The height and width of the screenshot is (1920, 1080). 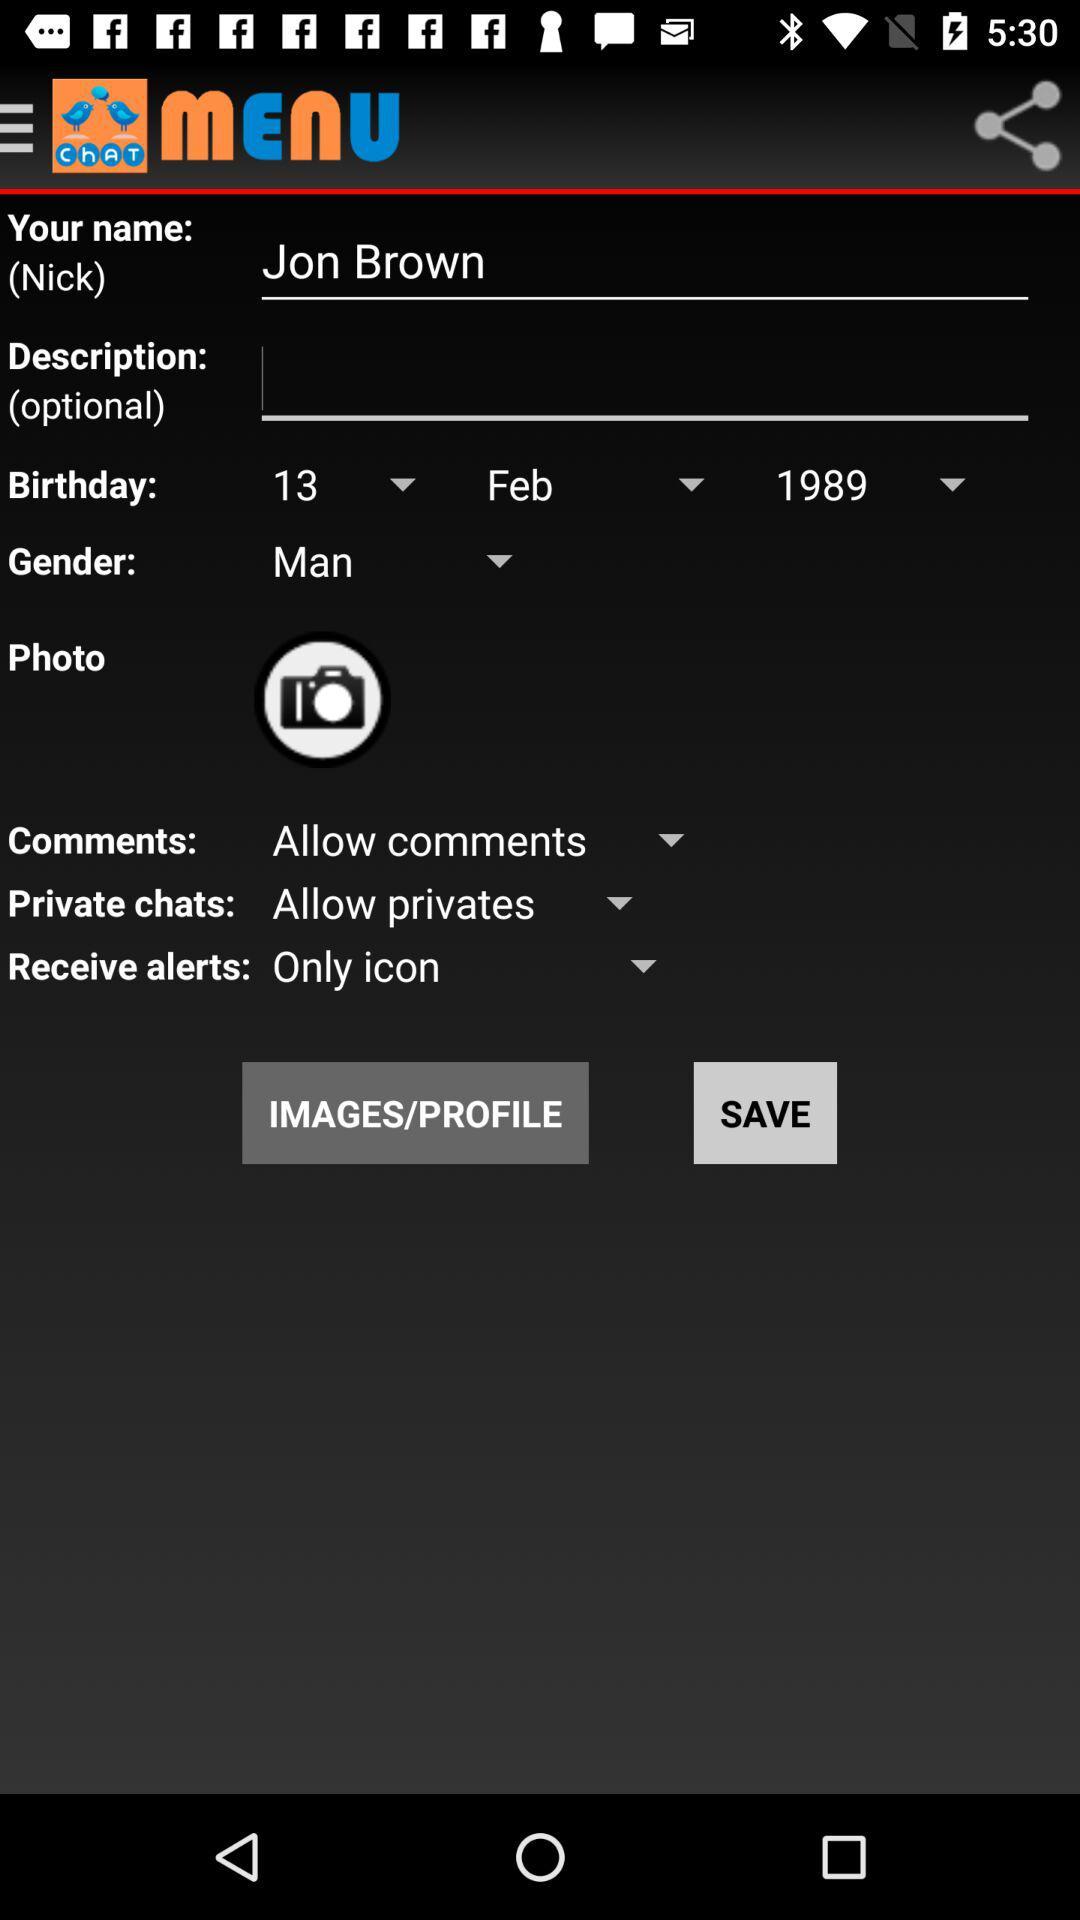 I want to click on open menu, so click(x=26, y=124).